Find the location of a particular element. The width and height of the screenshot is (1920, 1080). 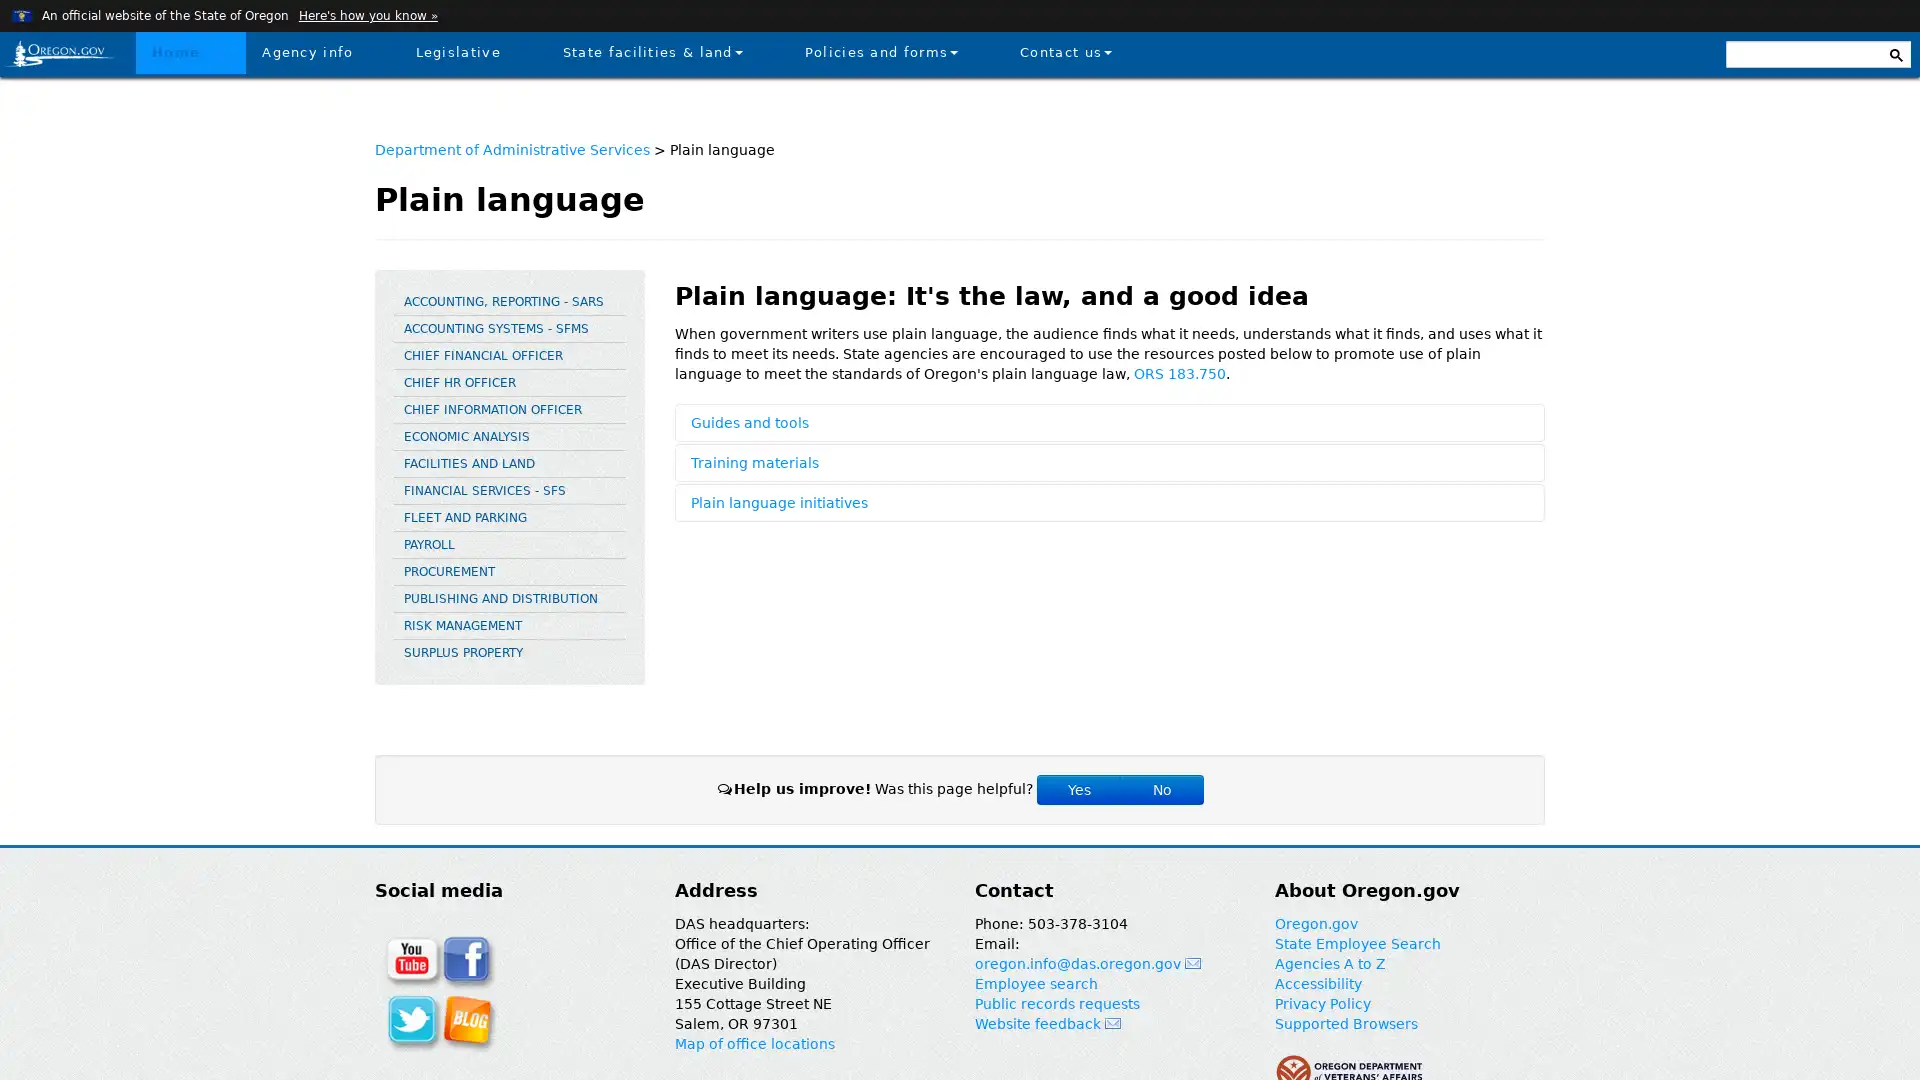

Policies and forms is located at coordinates (880, 50).